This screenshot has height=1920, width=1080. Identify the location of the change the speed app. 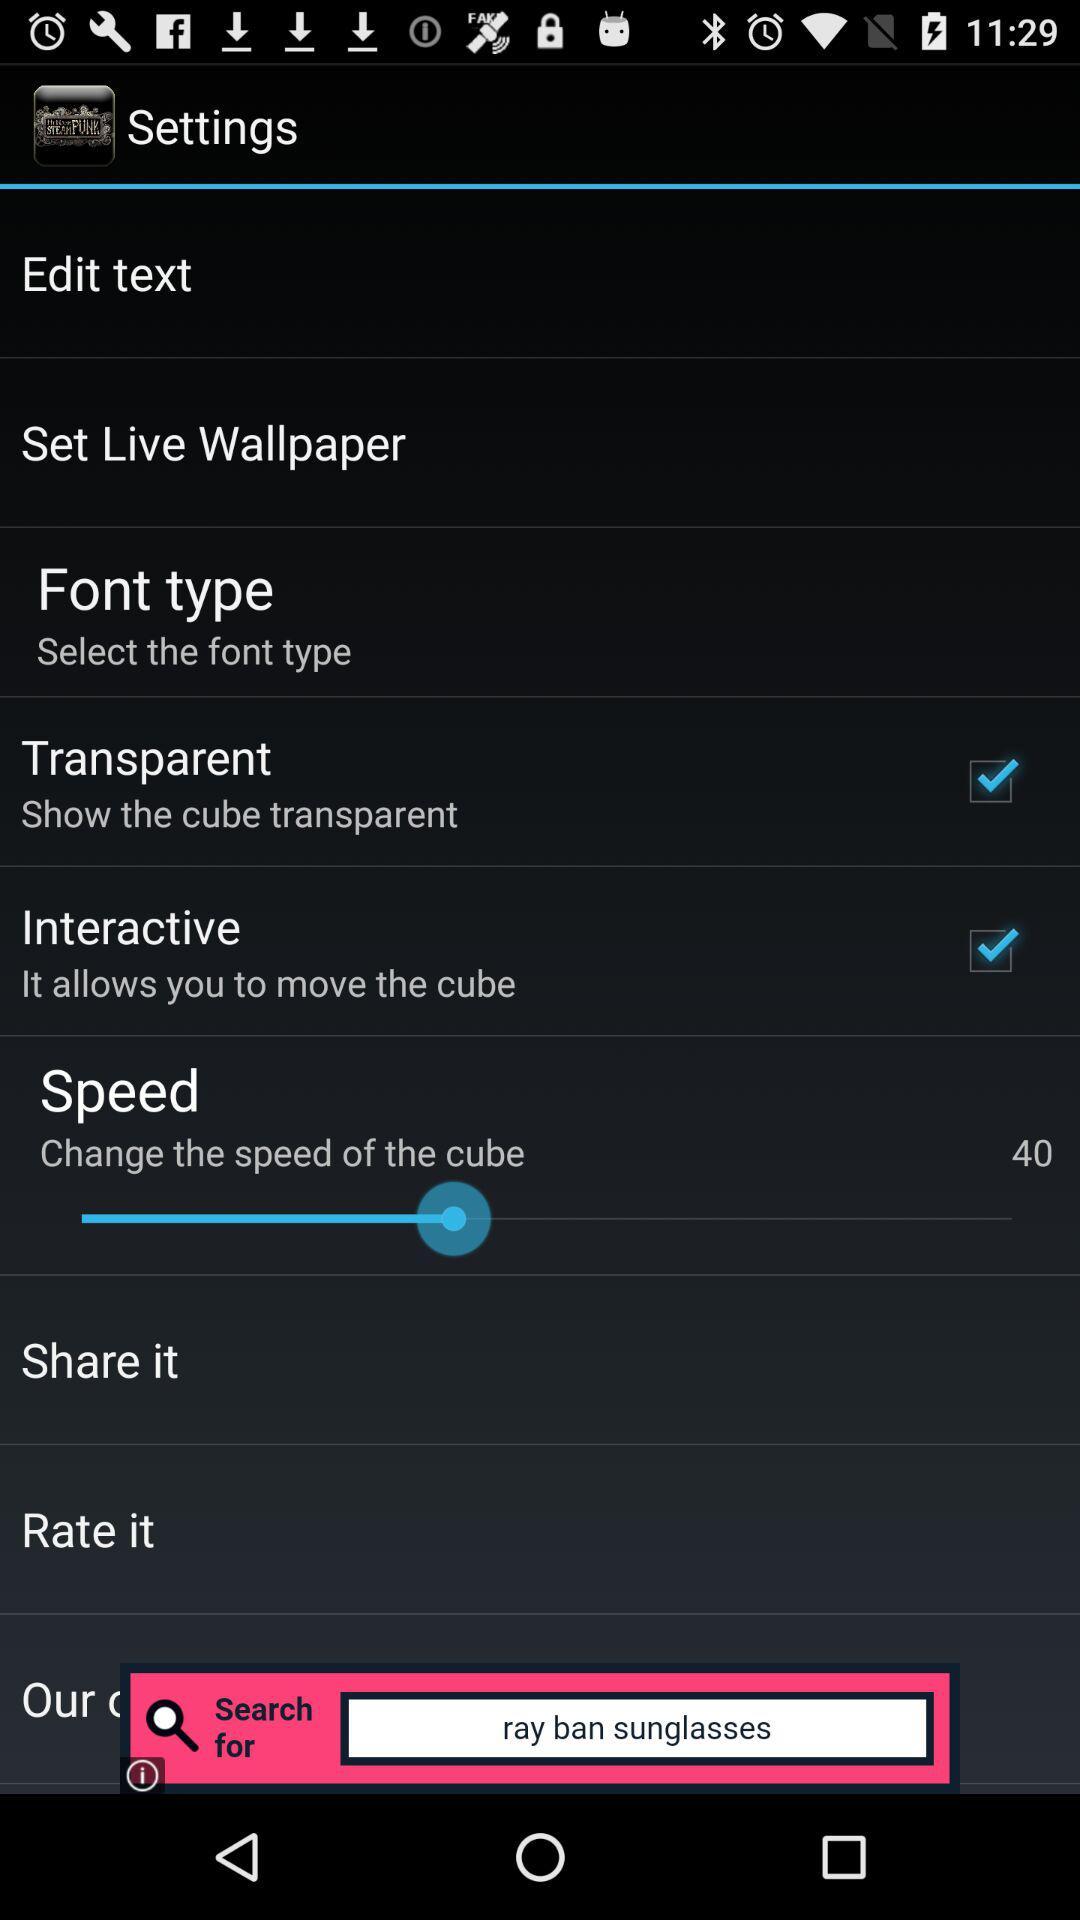
(546, 1152).